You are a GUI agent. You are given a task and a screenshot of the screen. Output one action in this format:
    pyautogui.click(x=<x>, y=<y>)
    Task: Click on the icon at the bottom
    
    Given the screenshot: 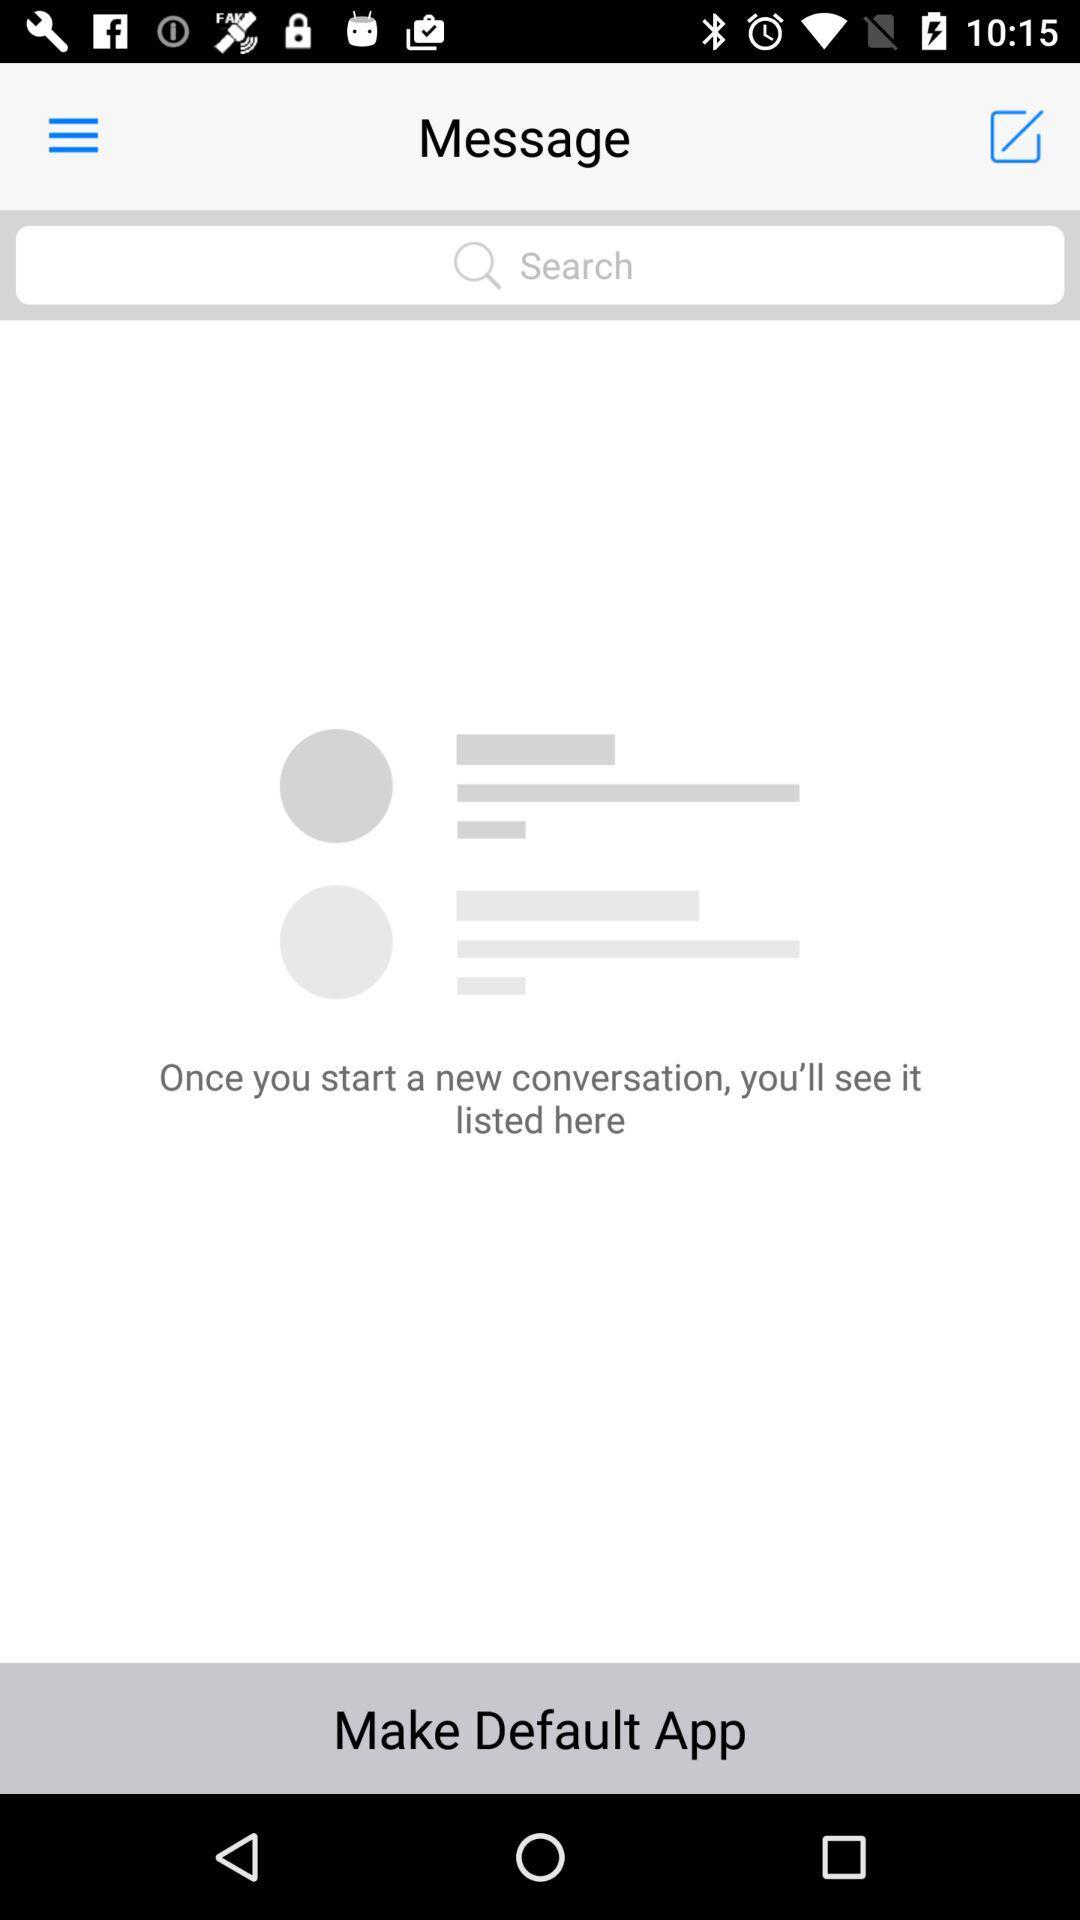 What is the action you would take?
    pyautogui.click(x=540, y=1727)
    